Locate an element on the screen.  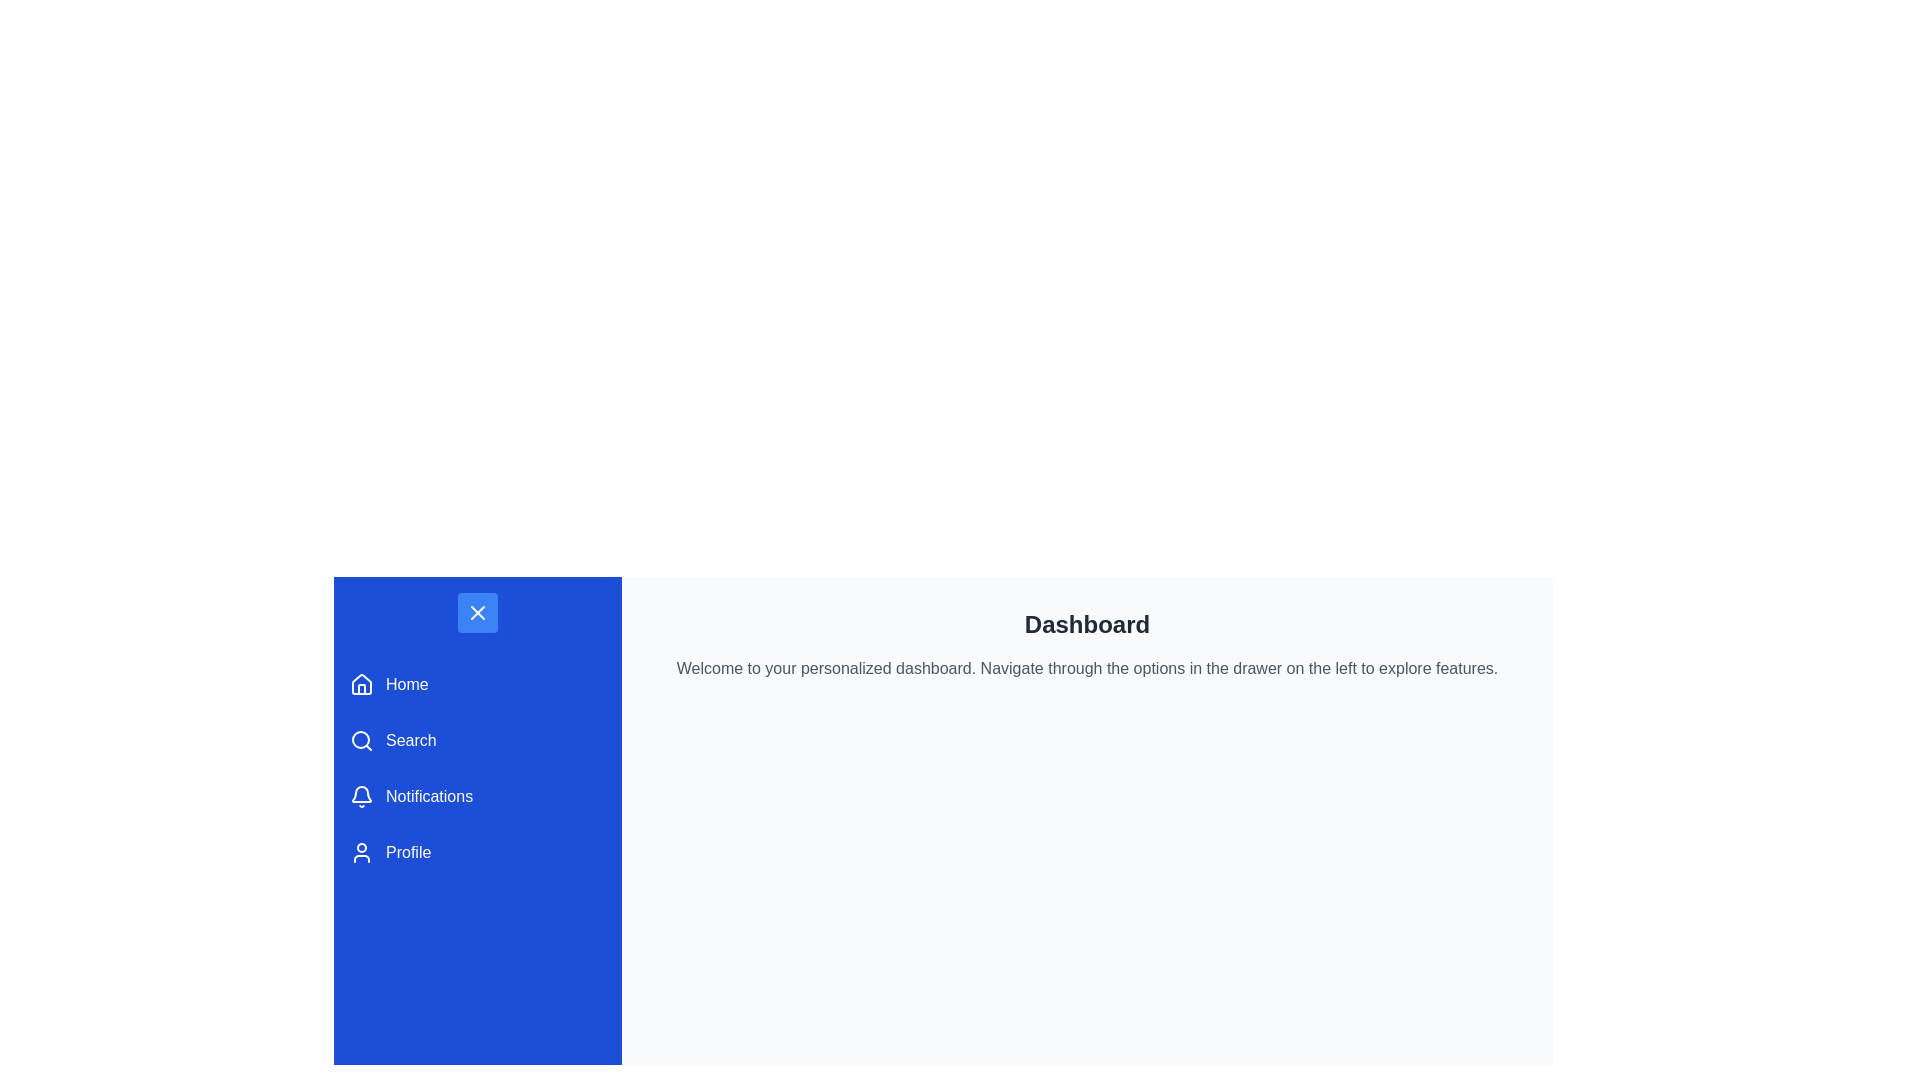
the welcome message and instructions text component located directly below the 'Dashboard' heading, which serves as an introductory guide for users is located at coordinates (1086, 668).